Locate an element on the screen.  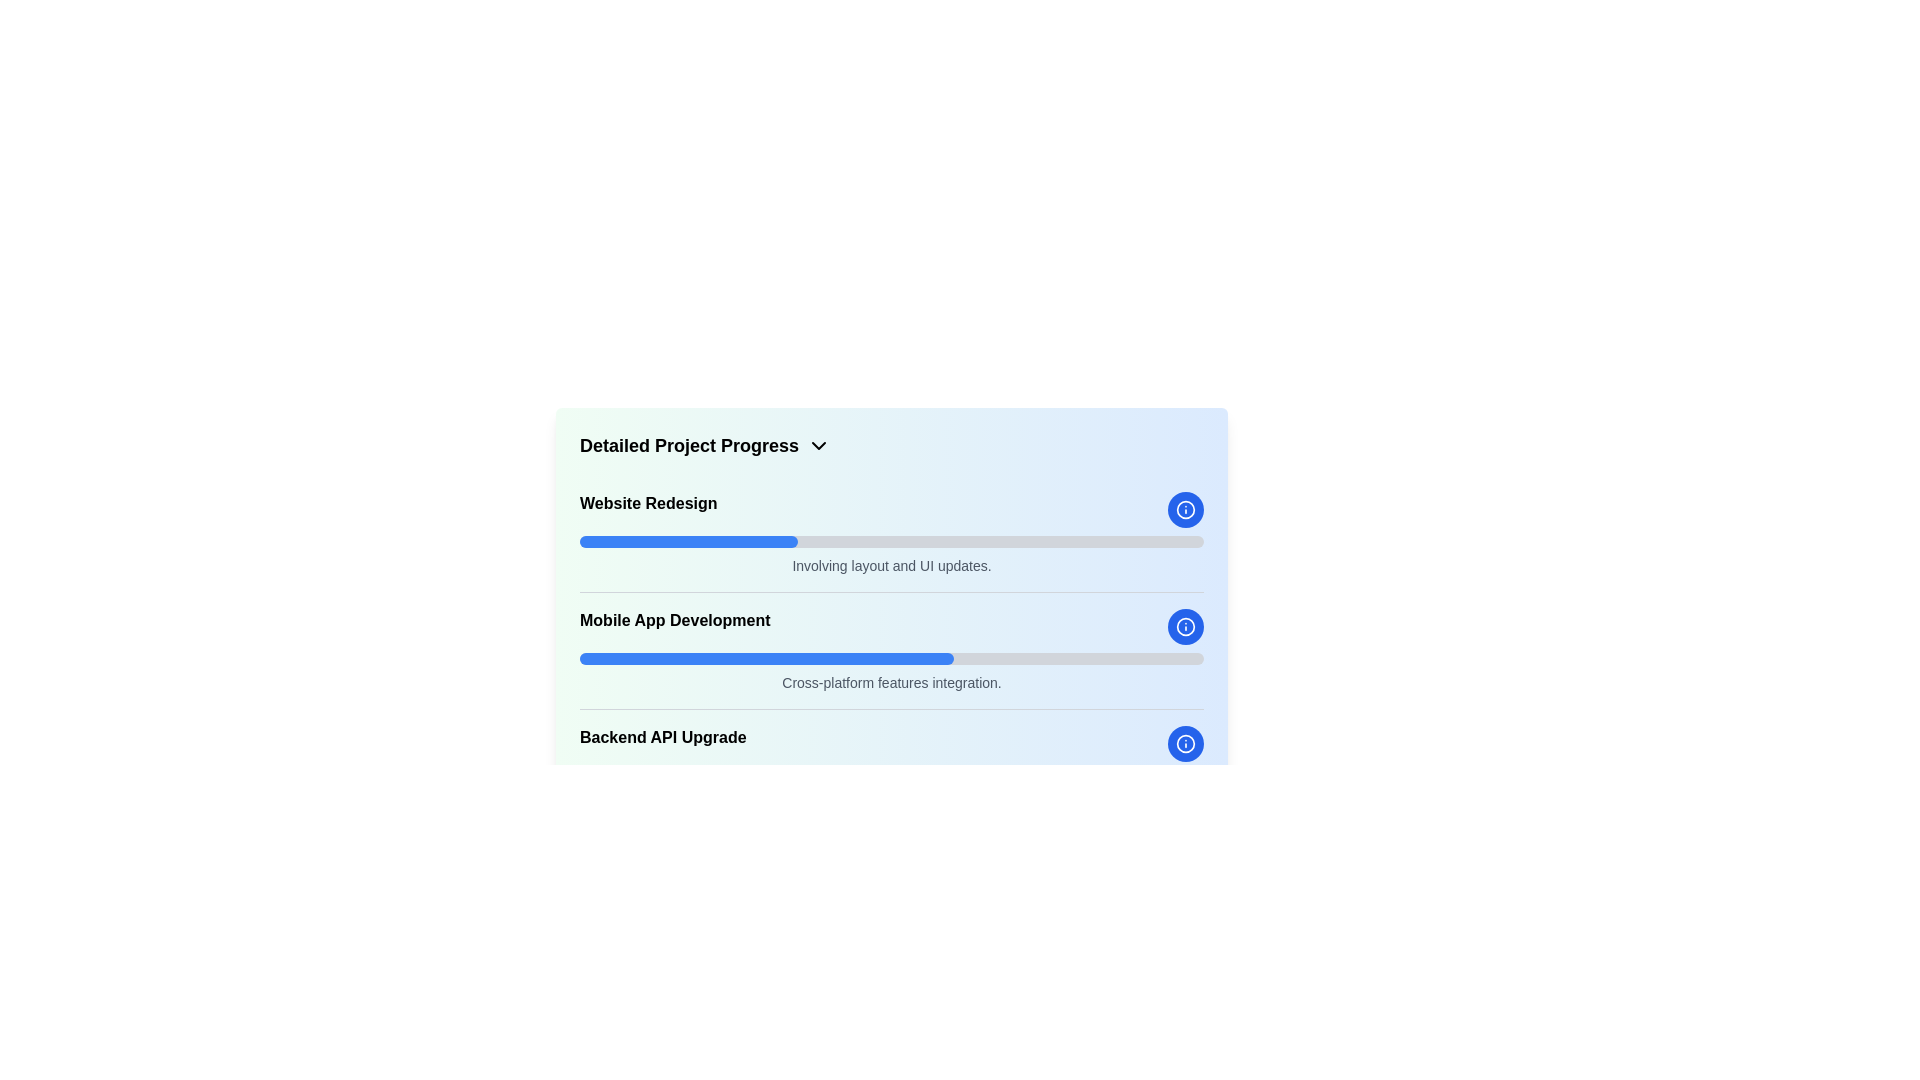
the static display of the icon located at the rightmost side of the 'Backend API Upgrade' section in the last row of the list interface is located at coordinates (1185, 744).